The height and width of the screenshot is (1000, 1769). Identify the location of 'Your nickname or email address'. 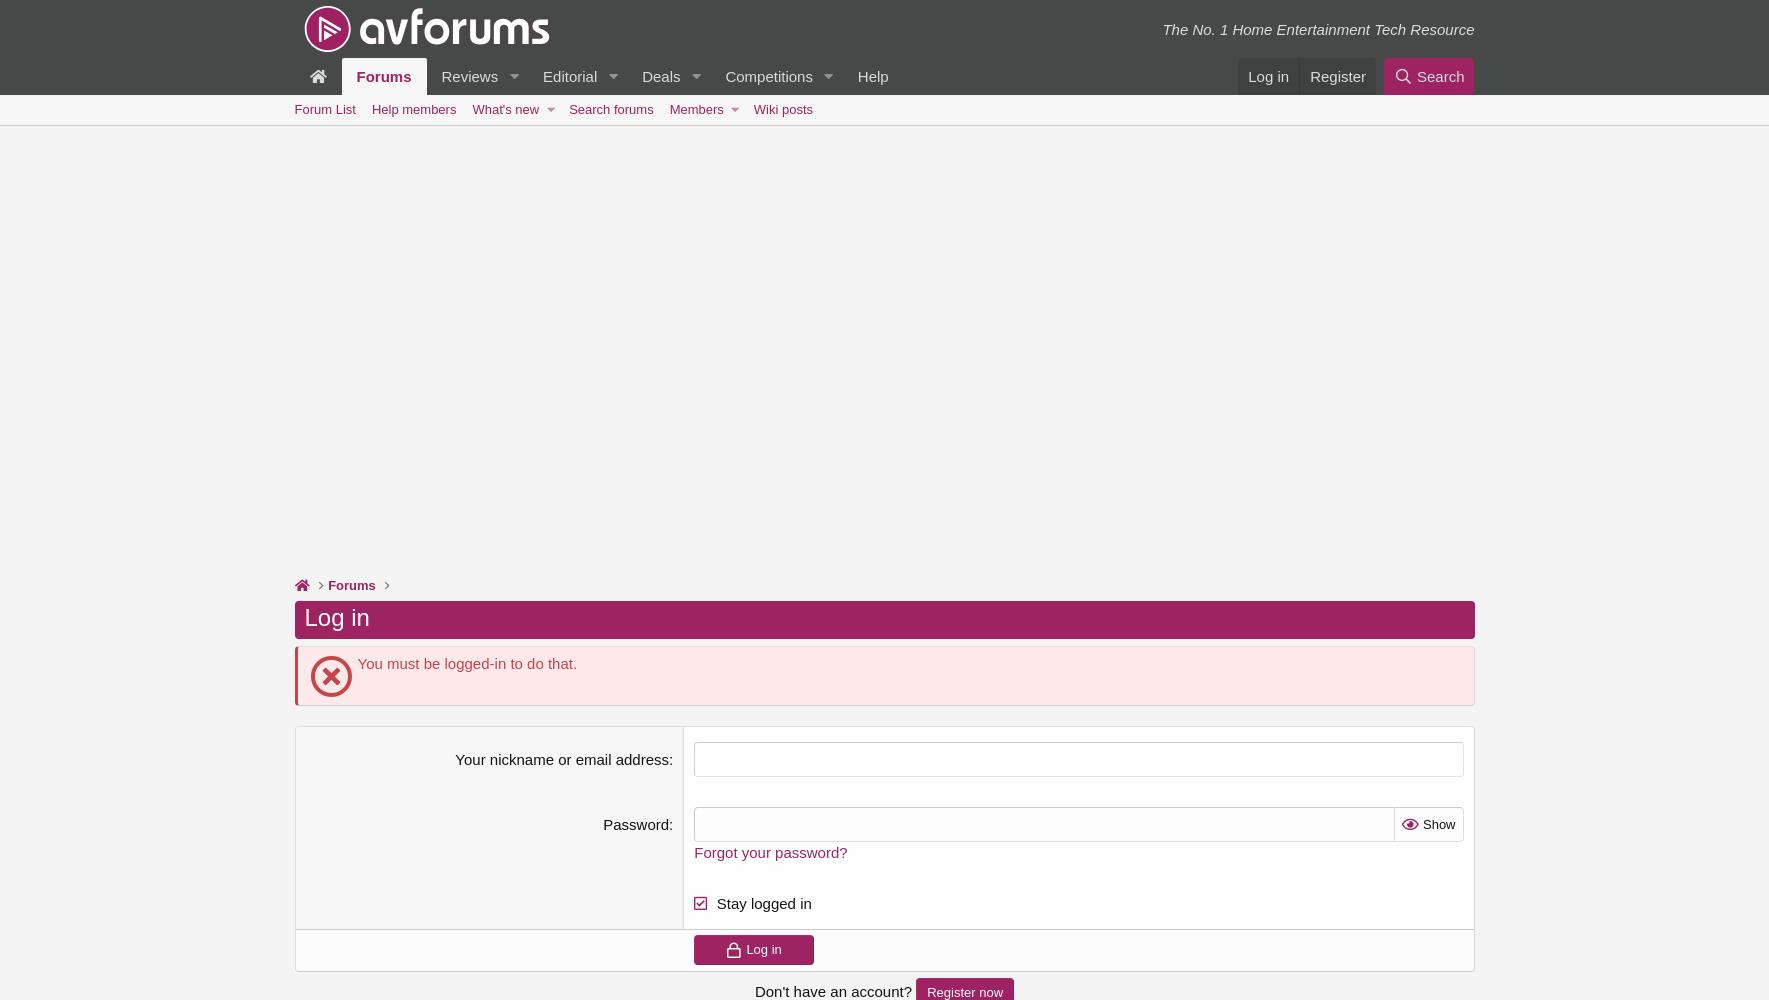
(562, 759).